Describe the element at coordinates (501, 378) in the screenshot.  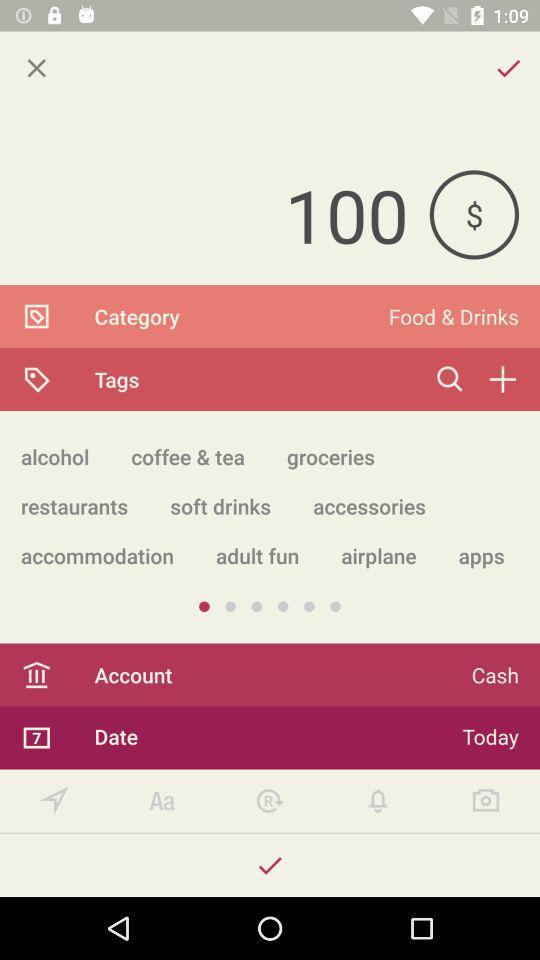
I see `item below food & drinks icon` at that location.